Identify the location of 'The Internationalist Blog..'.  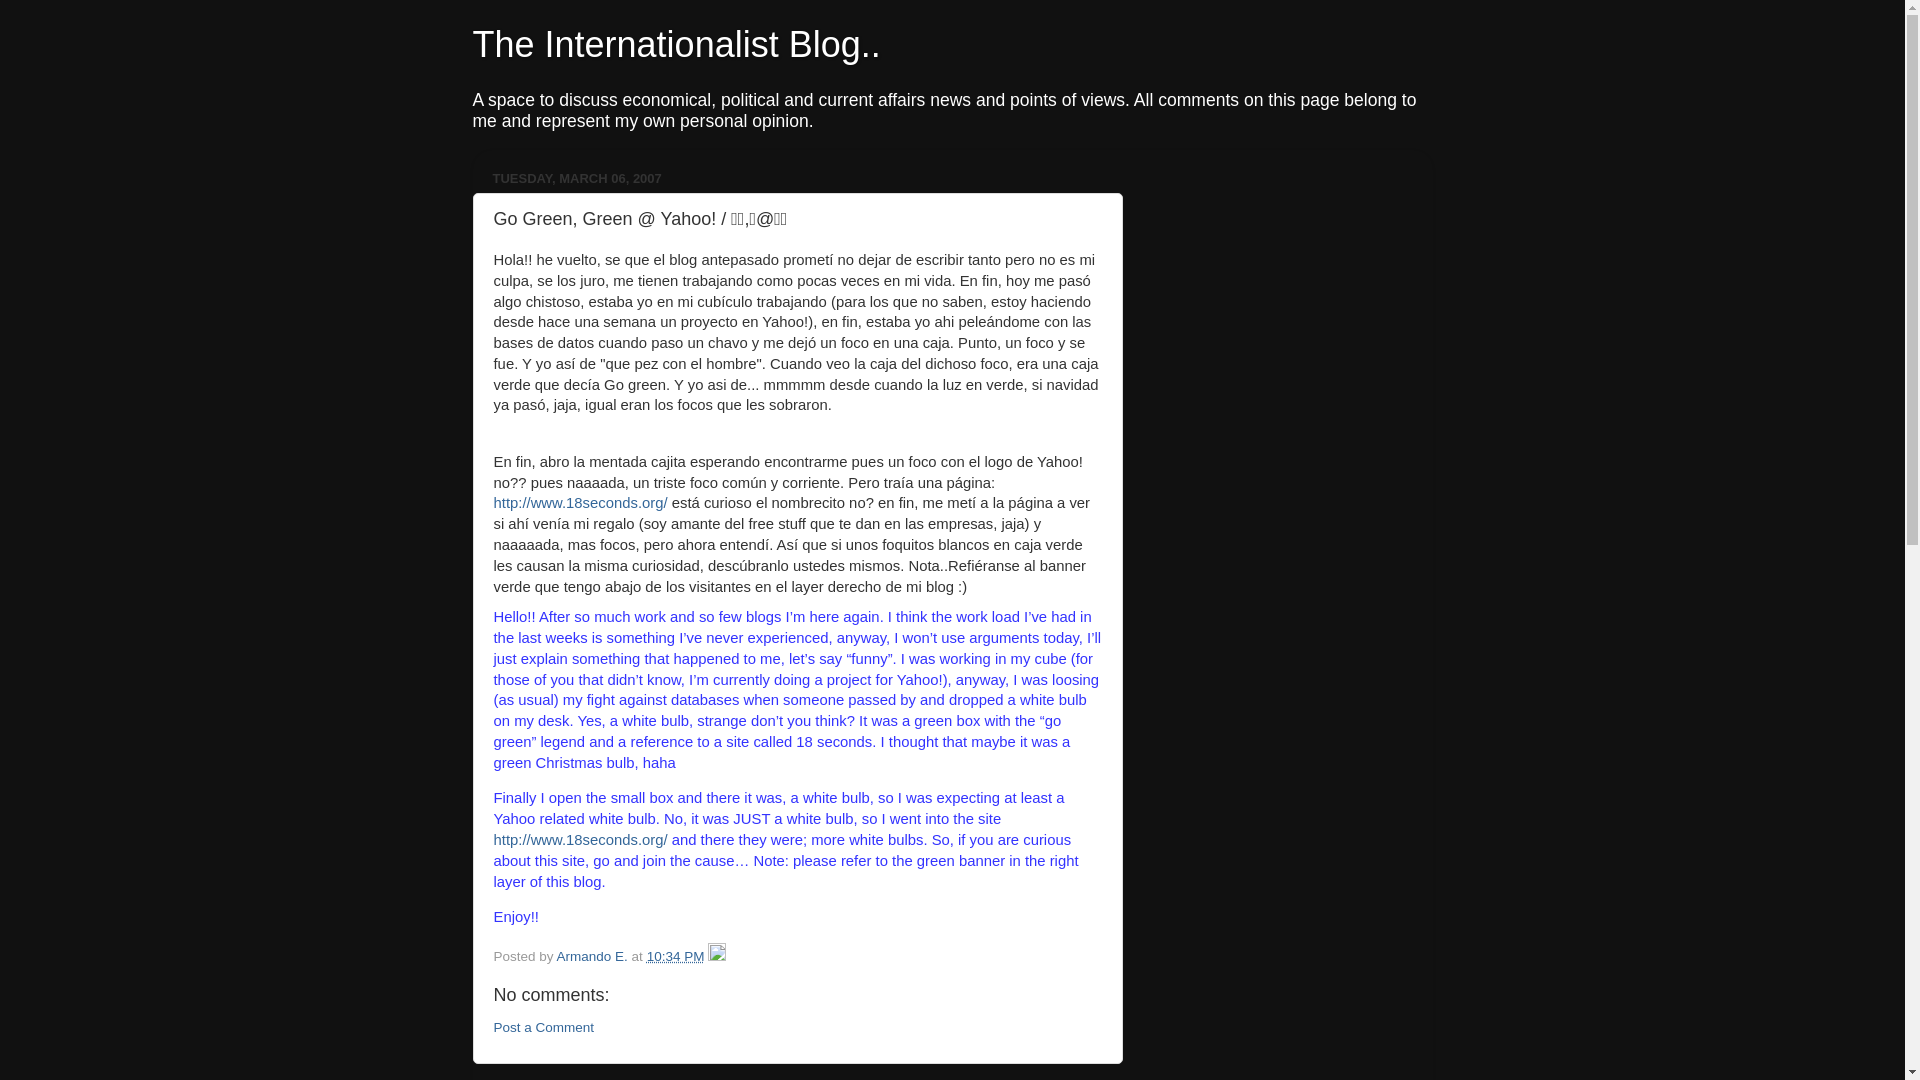
(676, 44).